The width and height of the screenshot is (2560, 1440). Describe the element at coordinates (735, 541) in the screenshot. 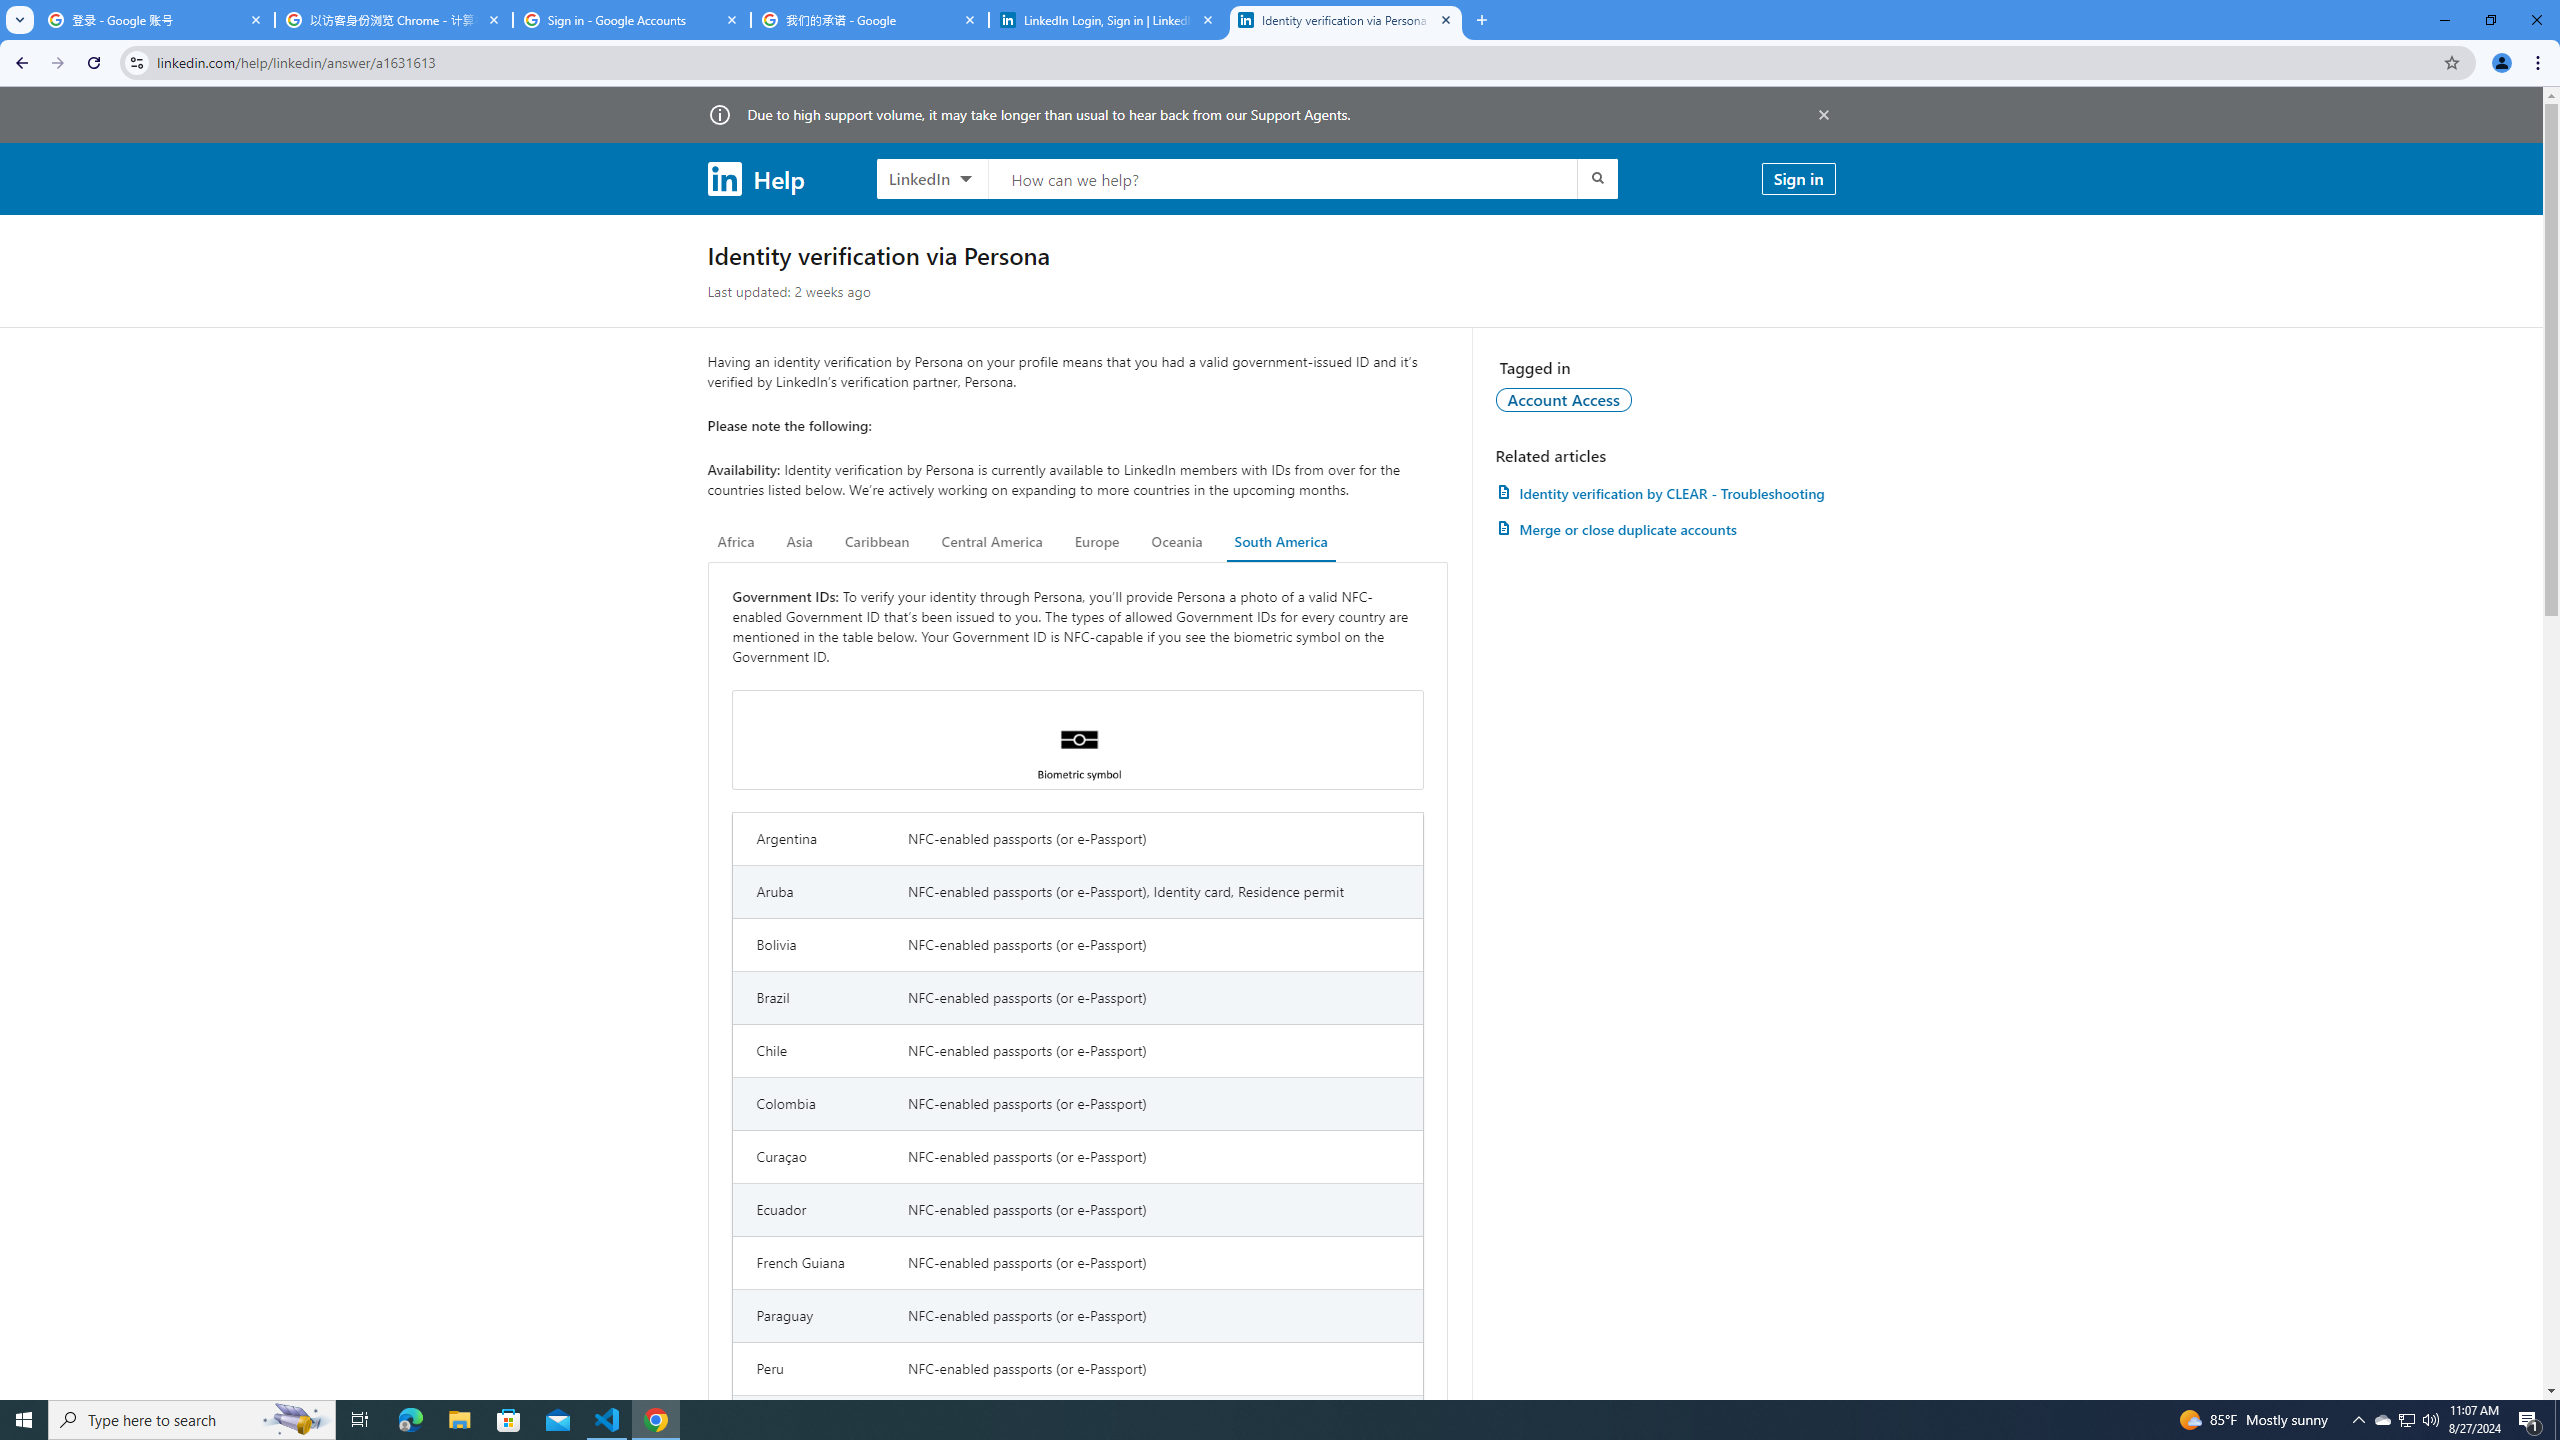

I see `'Africa'` at that location.